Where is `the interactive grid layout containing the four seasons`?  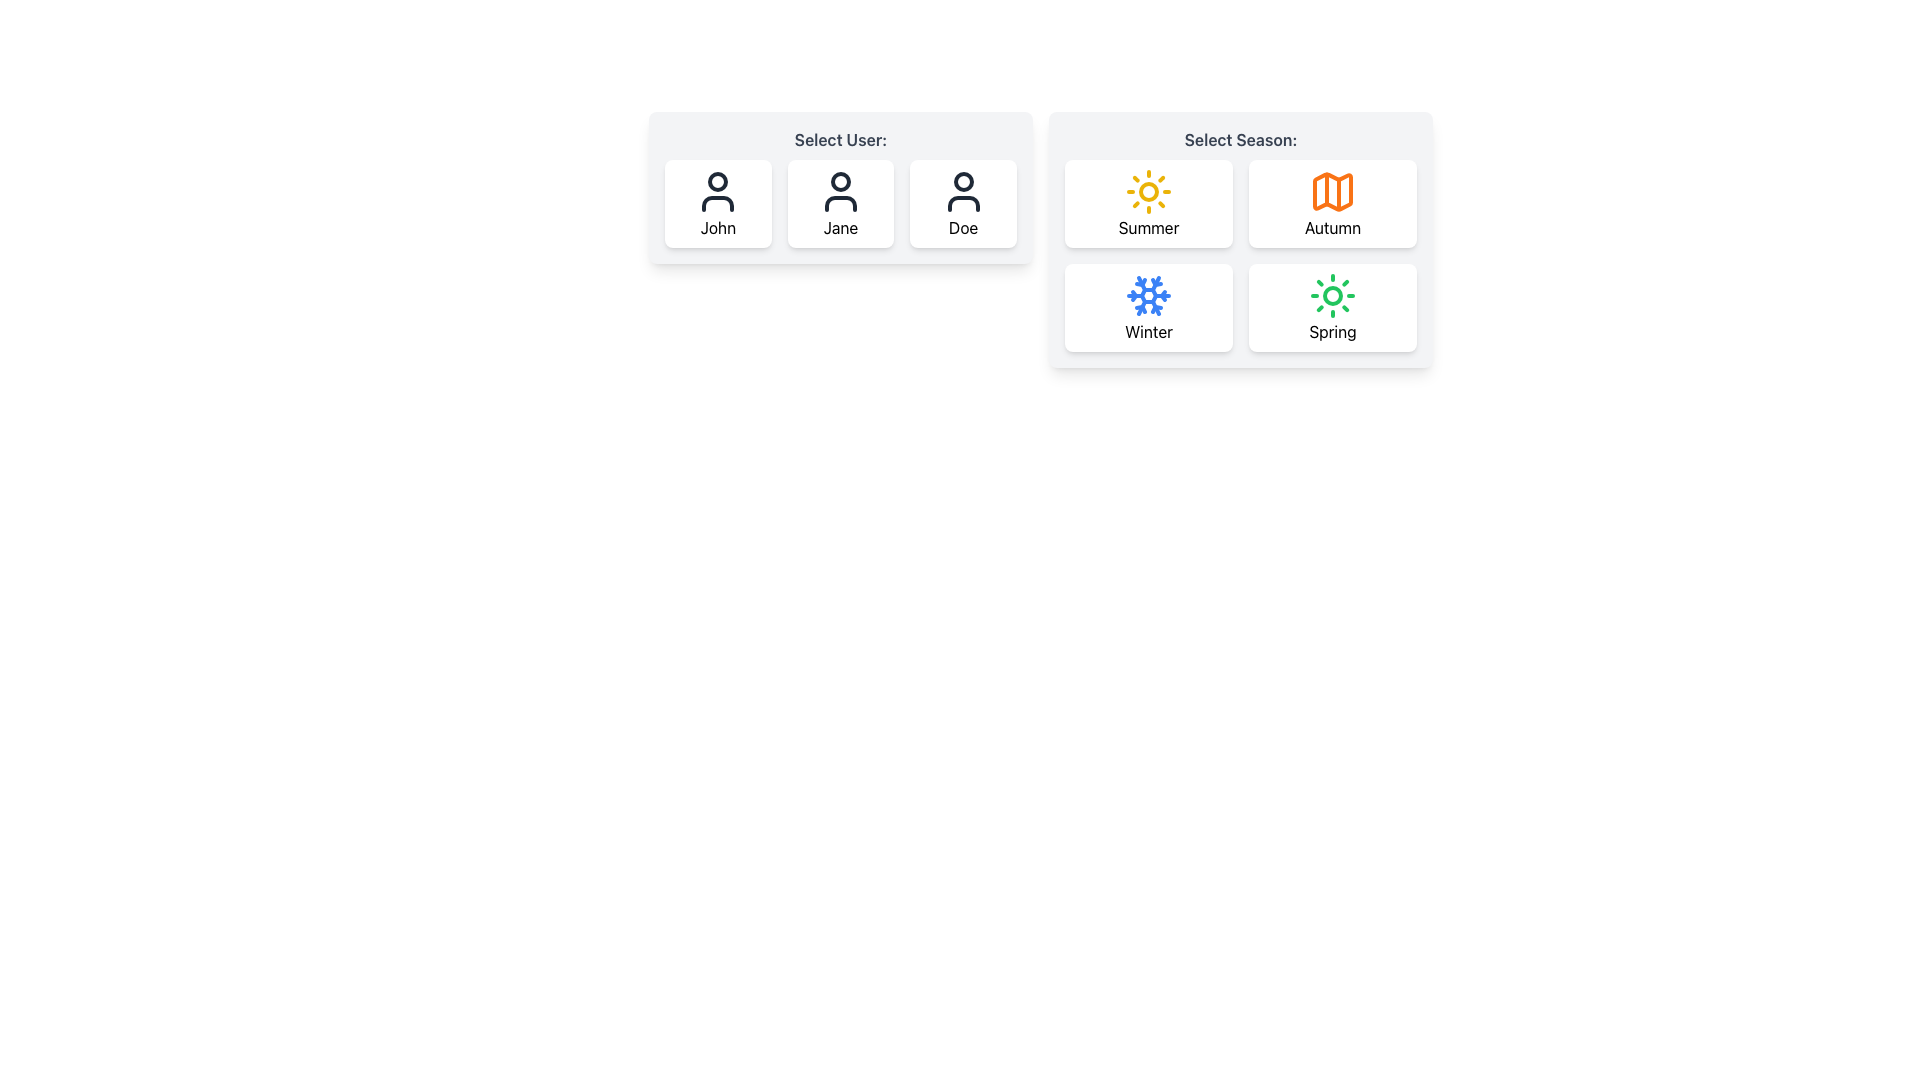 the interactive grid layout containing the four seasons is located at coordinates (1240, 254).